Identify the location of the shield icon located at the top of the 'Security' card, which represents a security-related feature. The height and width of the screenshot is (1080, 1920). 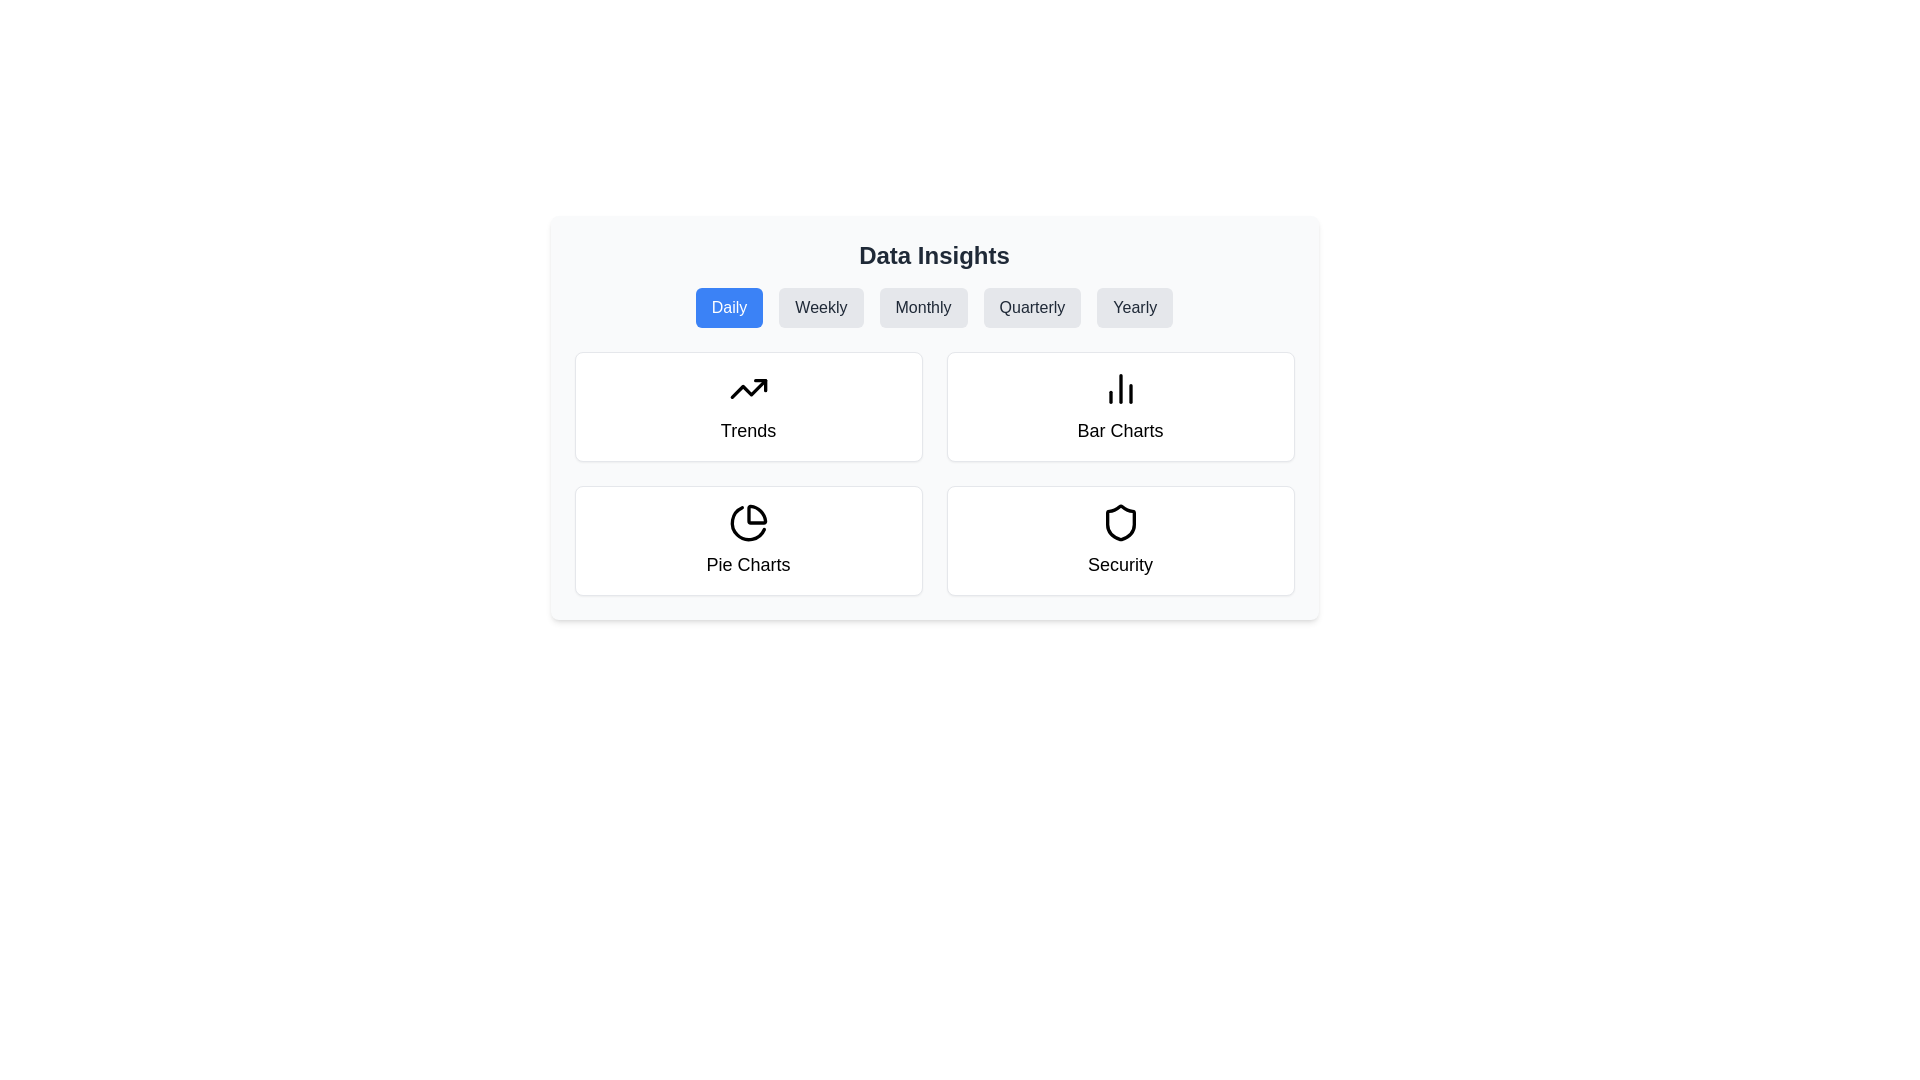
(1120, 522).